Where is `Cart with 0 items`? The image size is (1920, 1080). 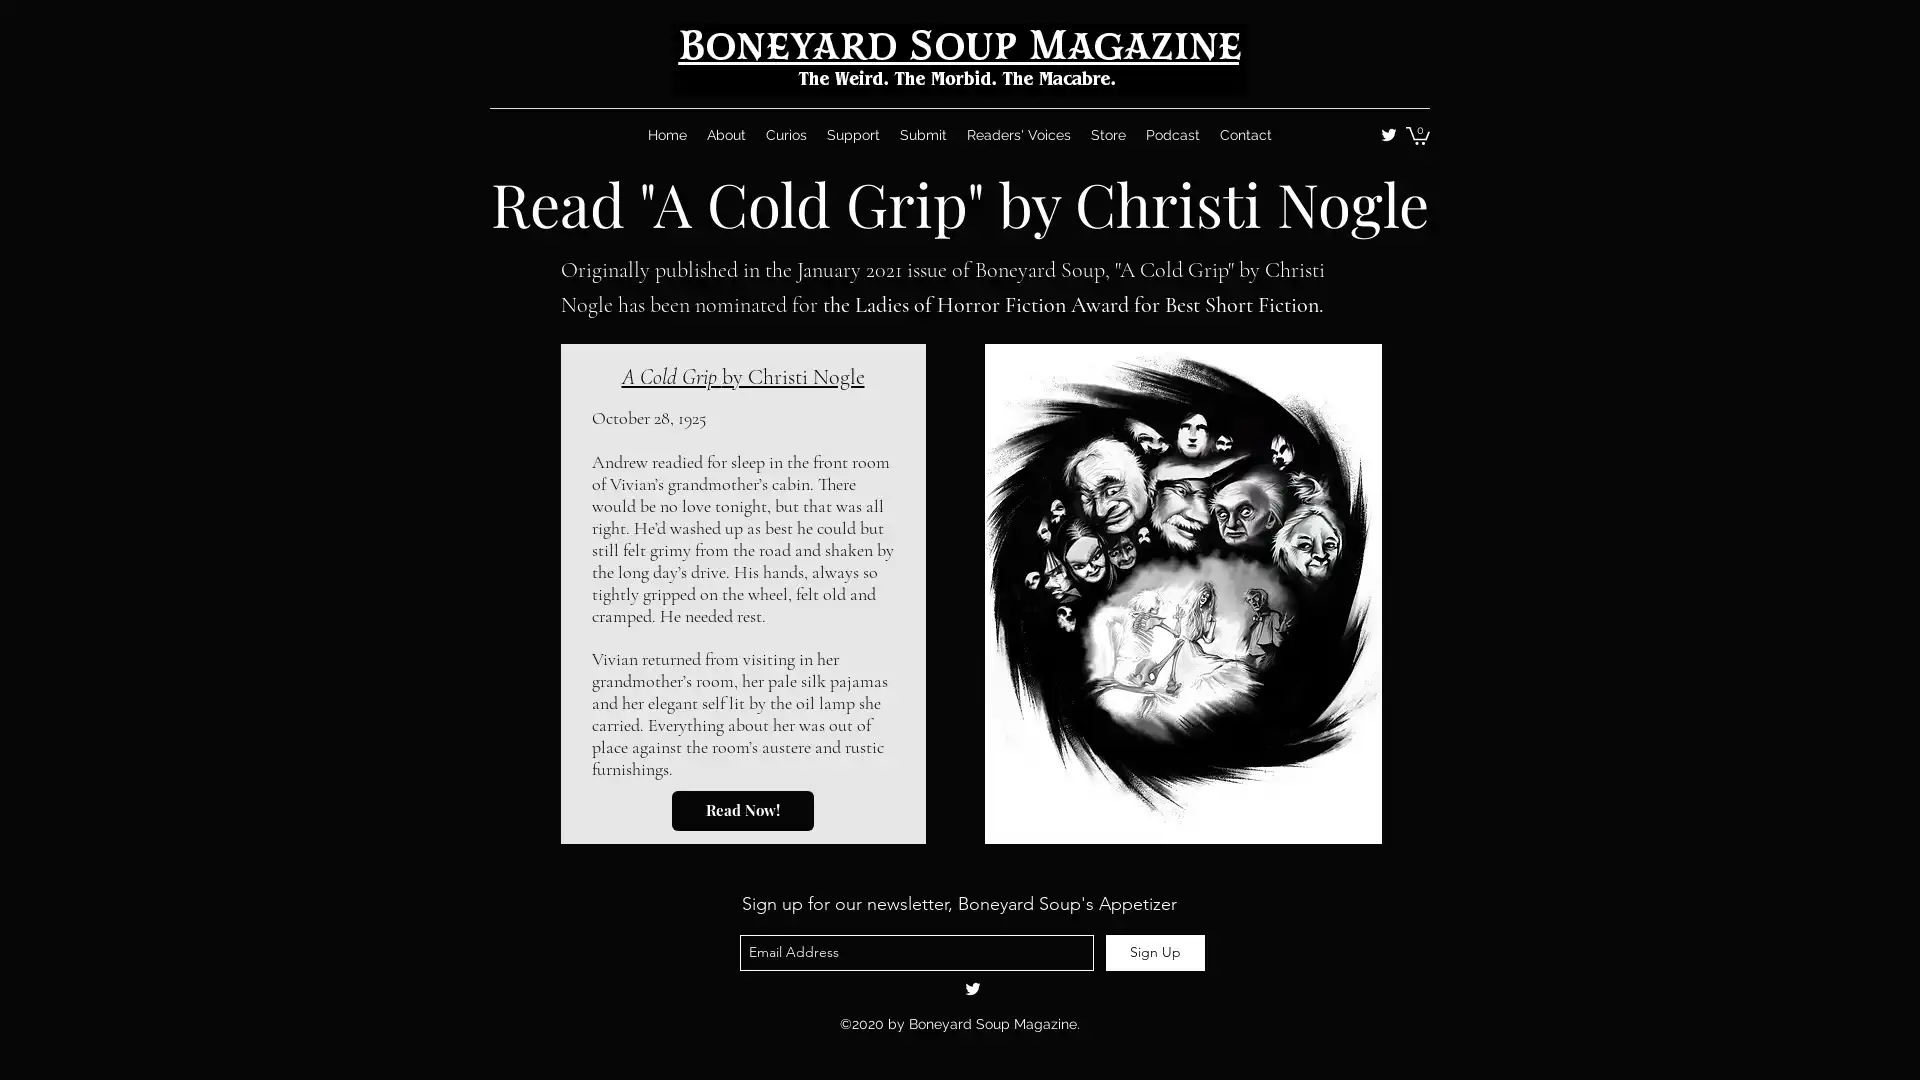
Cart with 0 items is located at coordinates (1416, 135).